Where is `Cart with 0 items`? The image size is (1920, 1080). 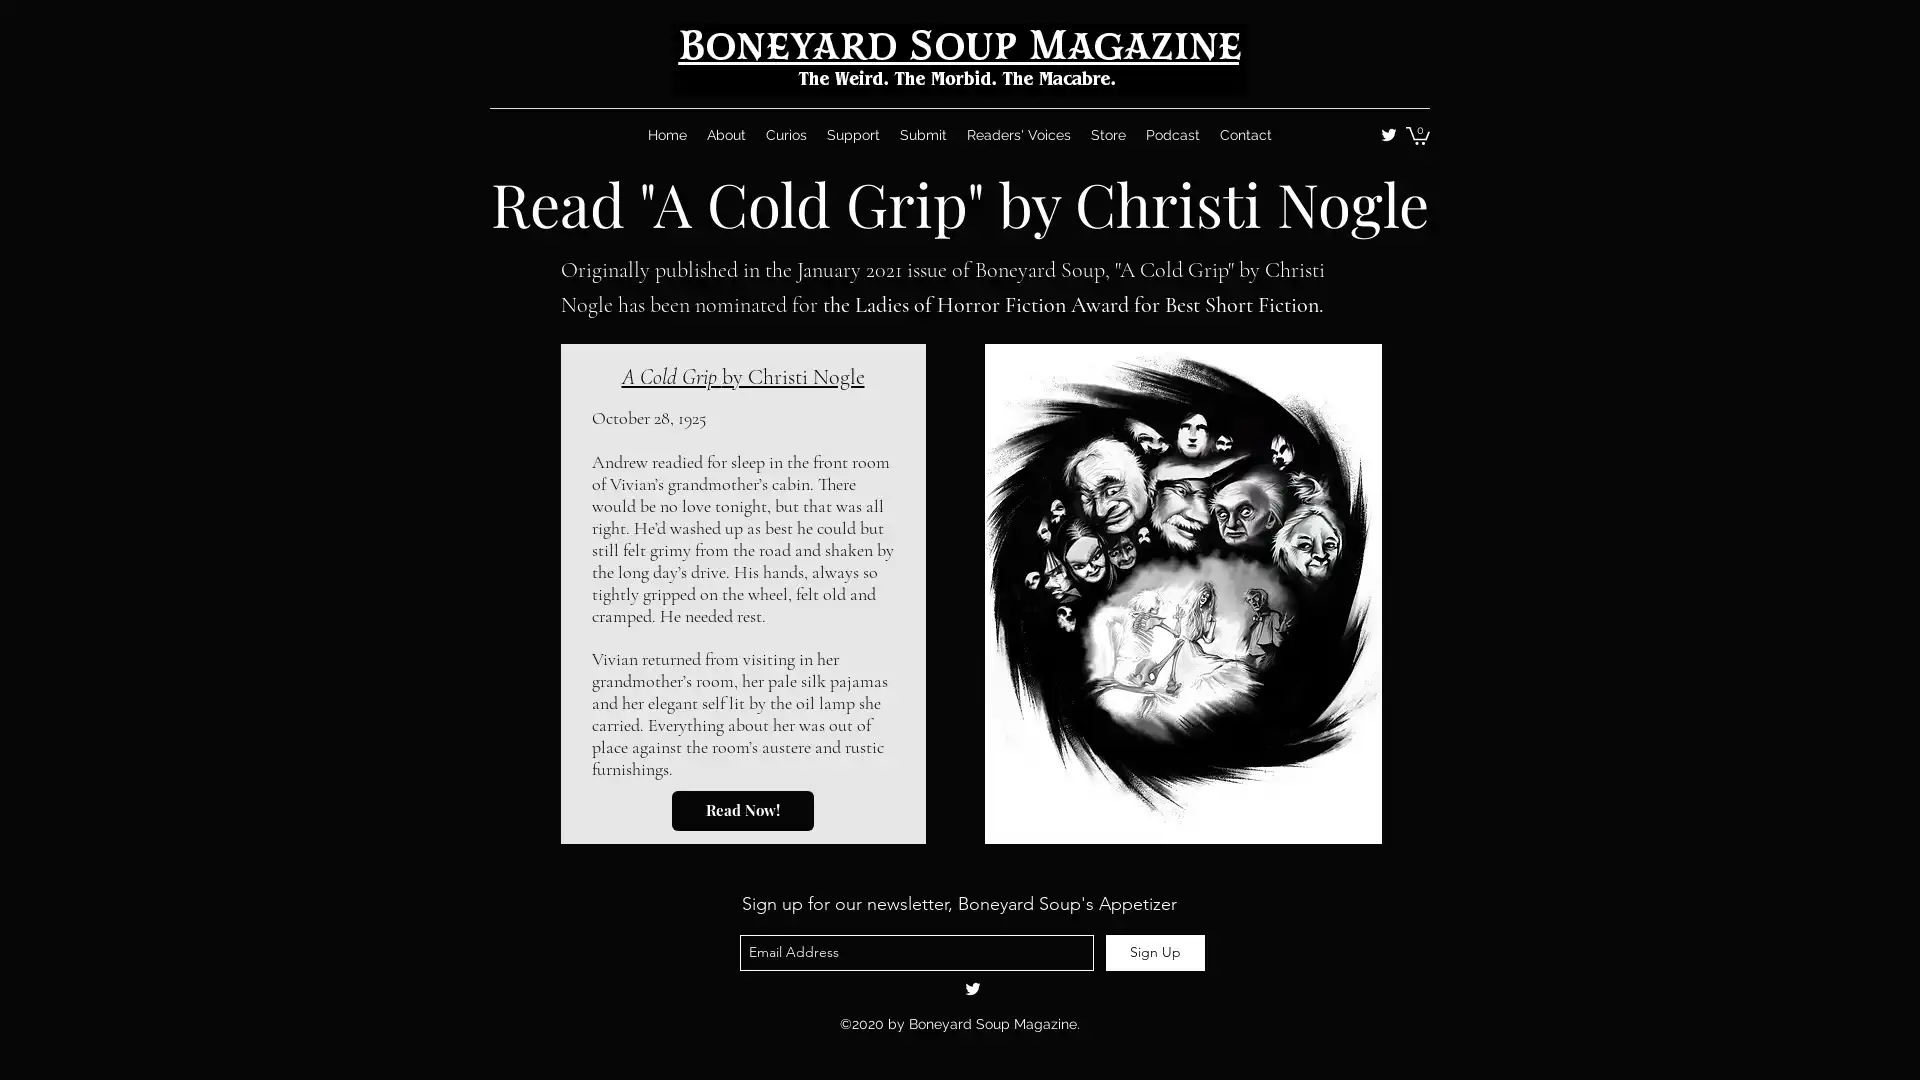
Cart with 0 items is located at coordinates (1416, 135).